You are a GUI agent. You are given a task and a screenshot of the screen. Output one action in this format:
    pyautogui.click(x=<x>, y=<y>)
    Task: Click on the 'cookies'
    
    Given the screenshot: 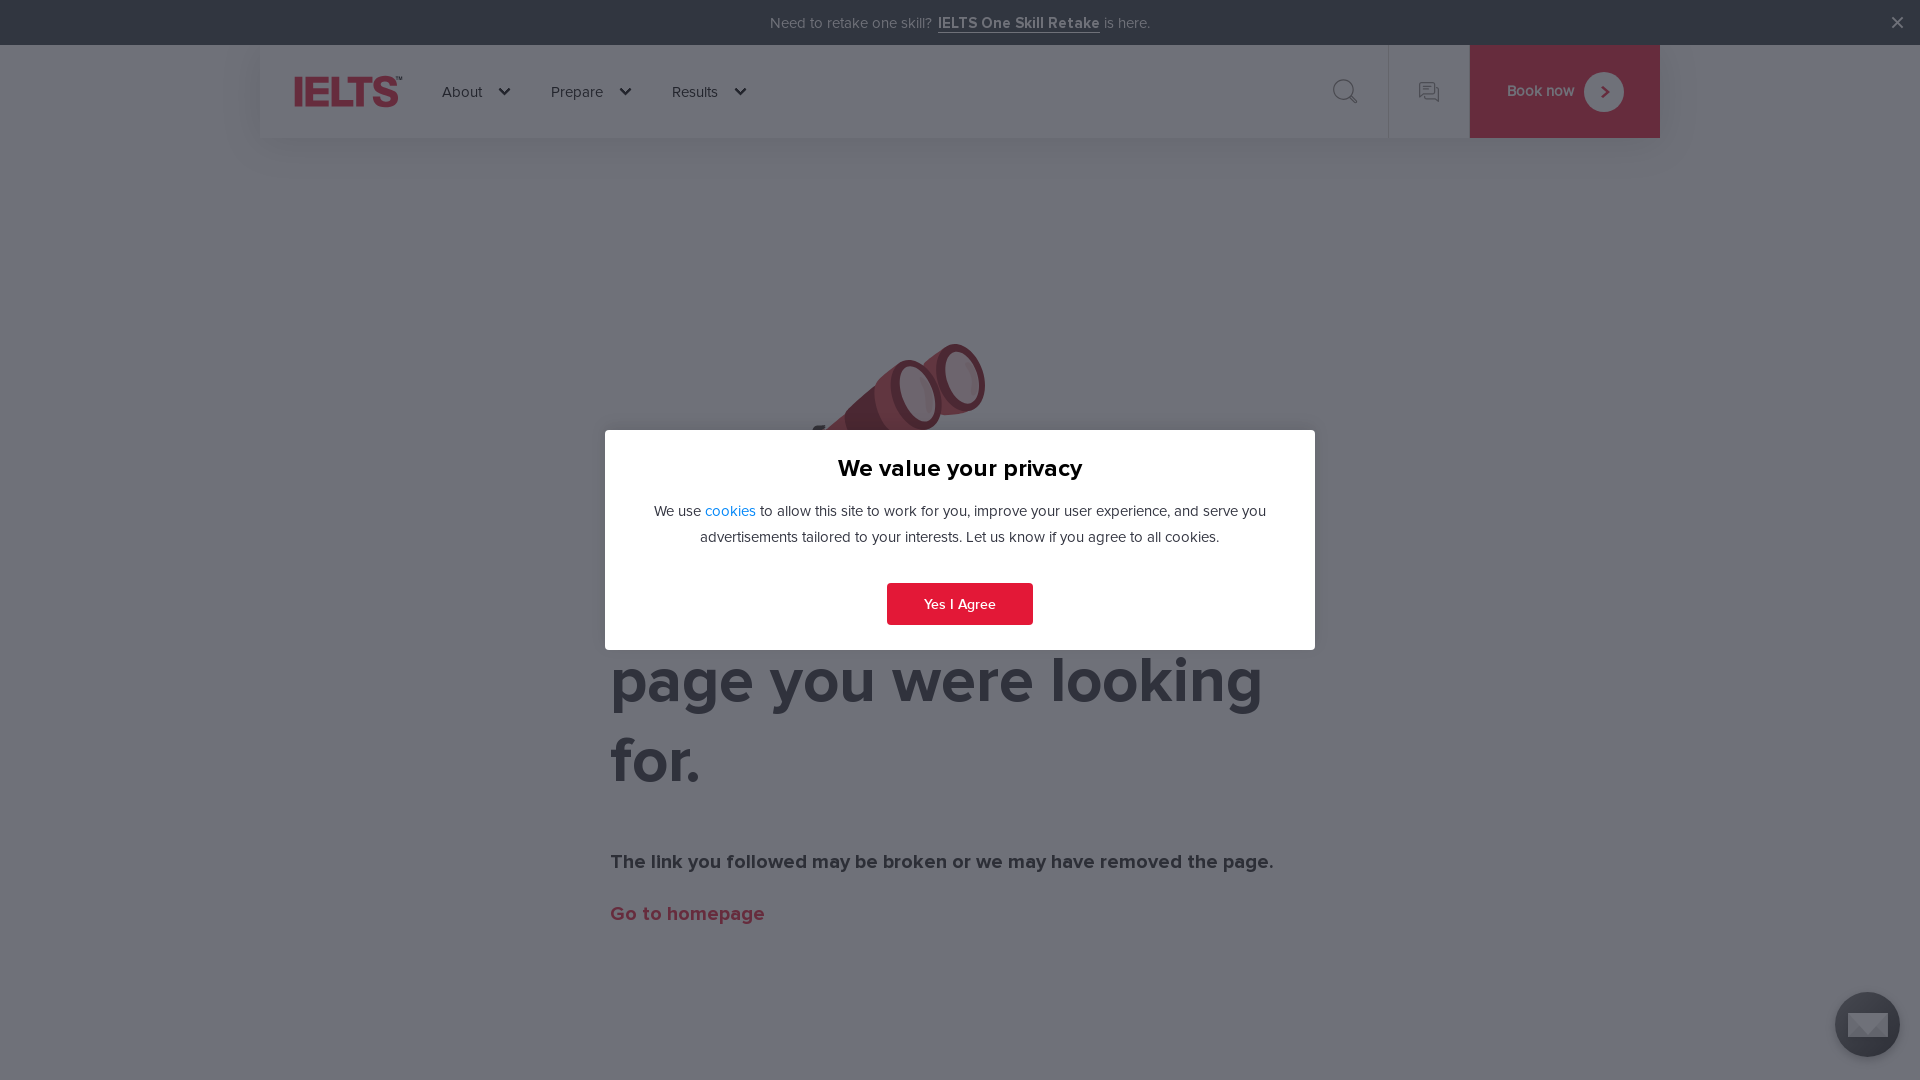 What is the action you would take?
    pyautogui.click(x=729, y=509)
    